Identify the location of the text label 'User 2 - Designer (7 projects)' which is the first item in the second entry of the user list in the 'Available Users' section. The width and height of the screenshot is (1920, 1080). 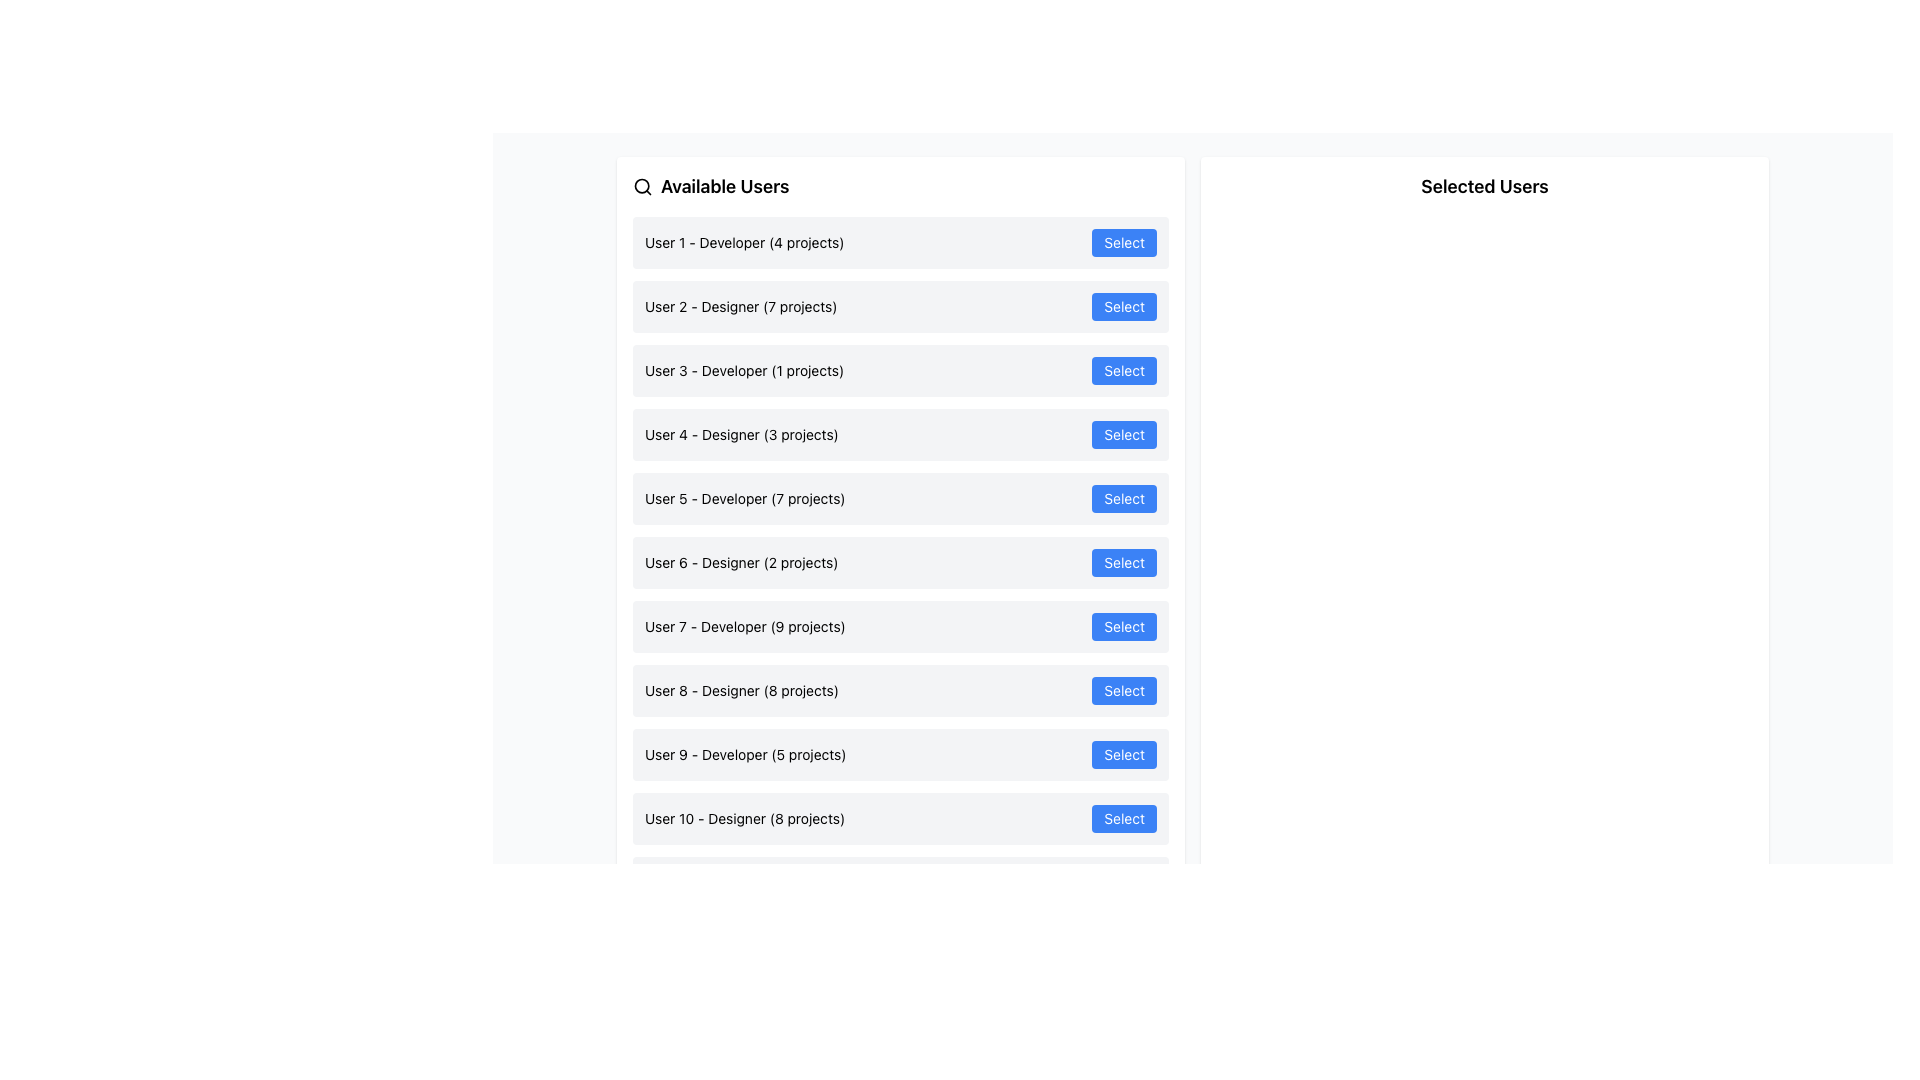
(740, 307).